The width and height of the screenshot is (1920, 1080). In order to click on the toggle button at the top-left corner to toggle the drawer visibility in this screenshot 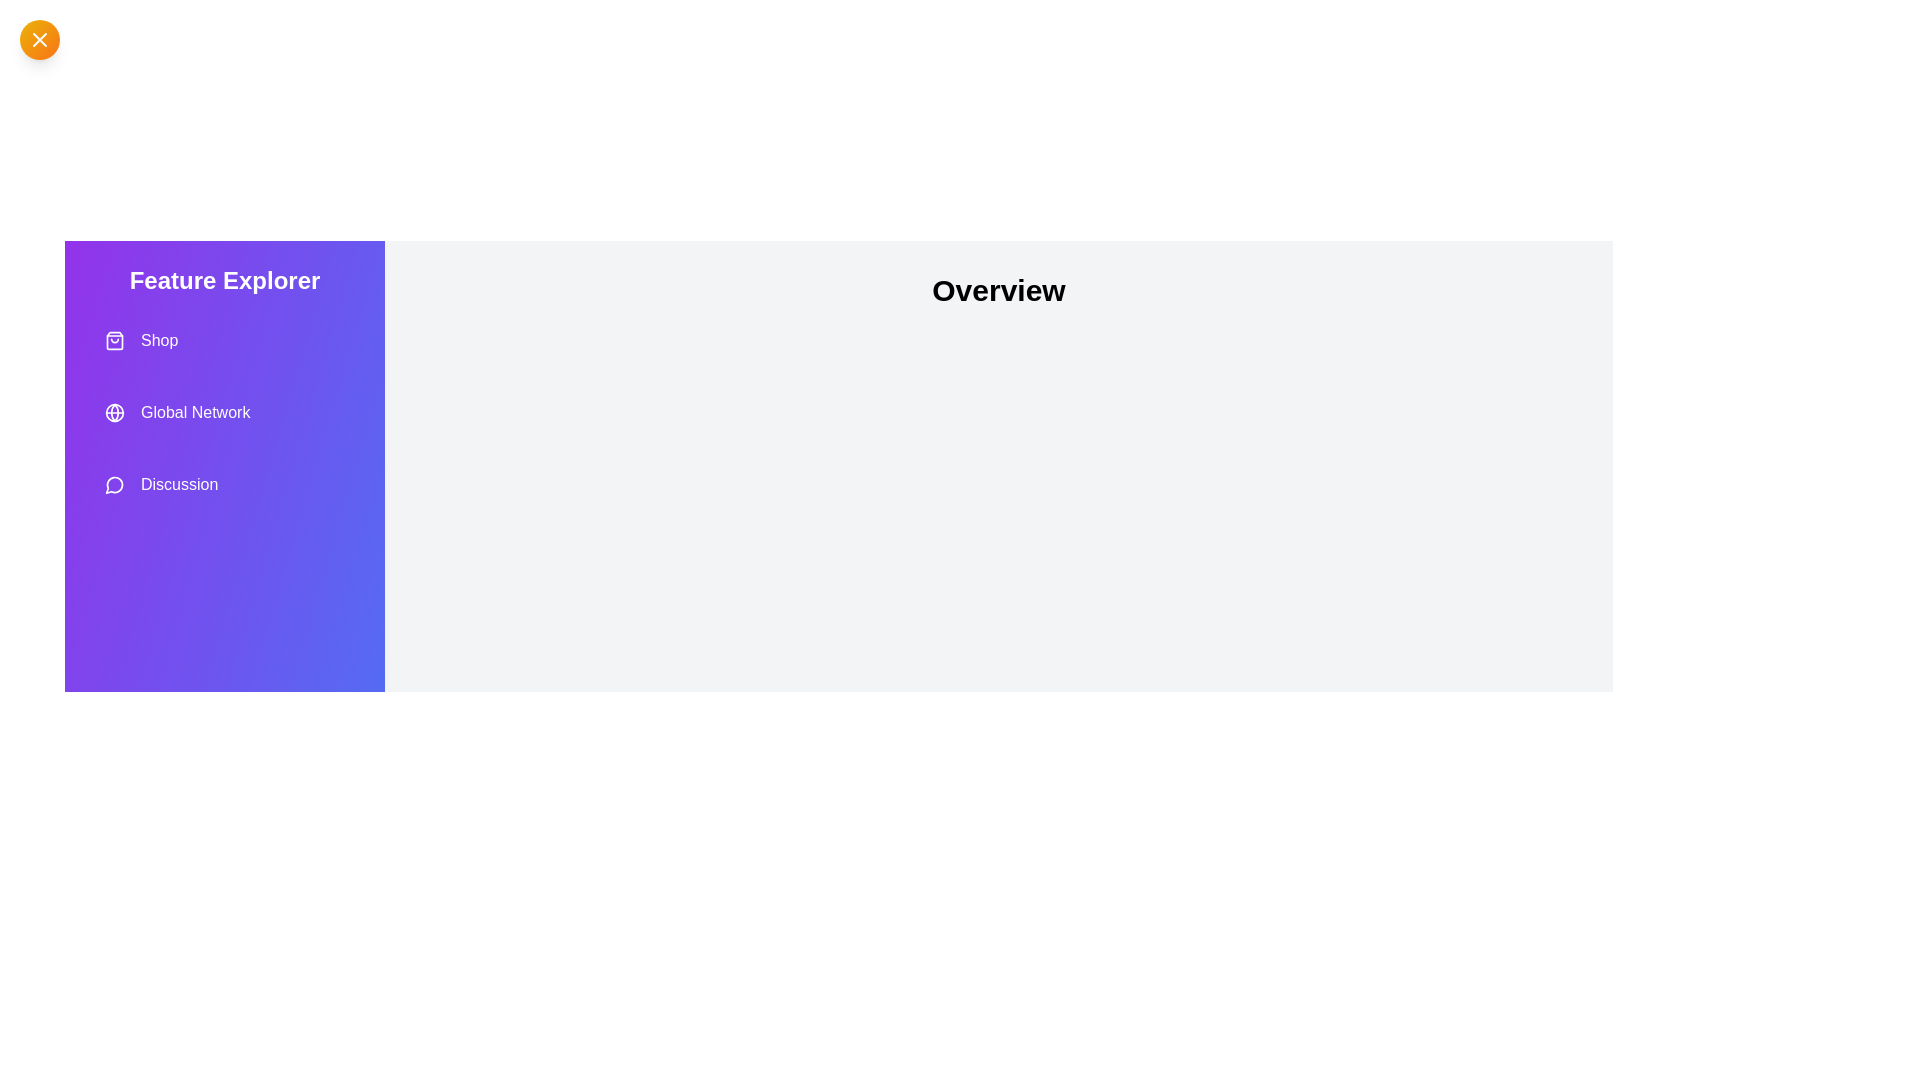, I will do `click(39, 39)`.